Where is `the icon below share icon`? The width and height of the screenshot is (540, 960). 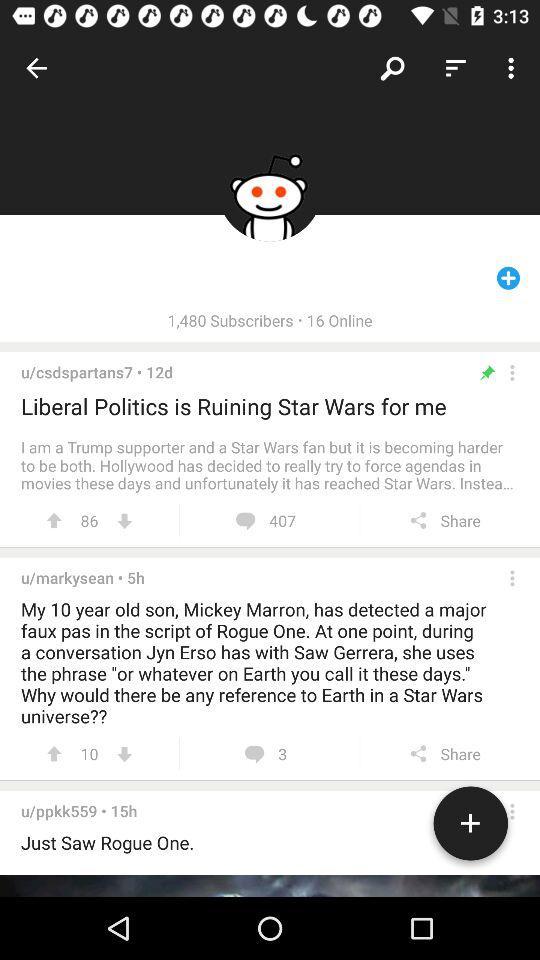
the icon below share icon is located at coordinates (470, 827).